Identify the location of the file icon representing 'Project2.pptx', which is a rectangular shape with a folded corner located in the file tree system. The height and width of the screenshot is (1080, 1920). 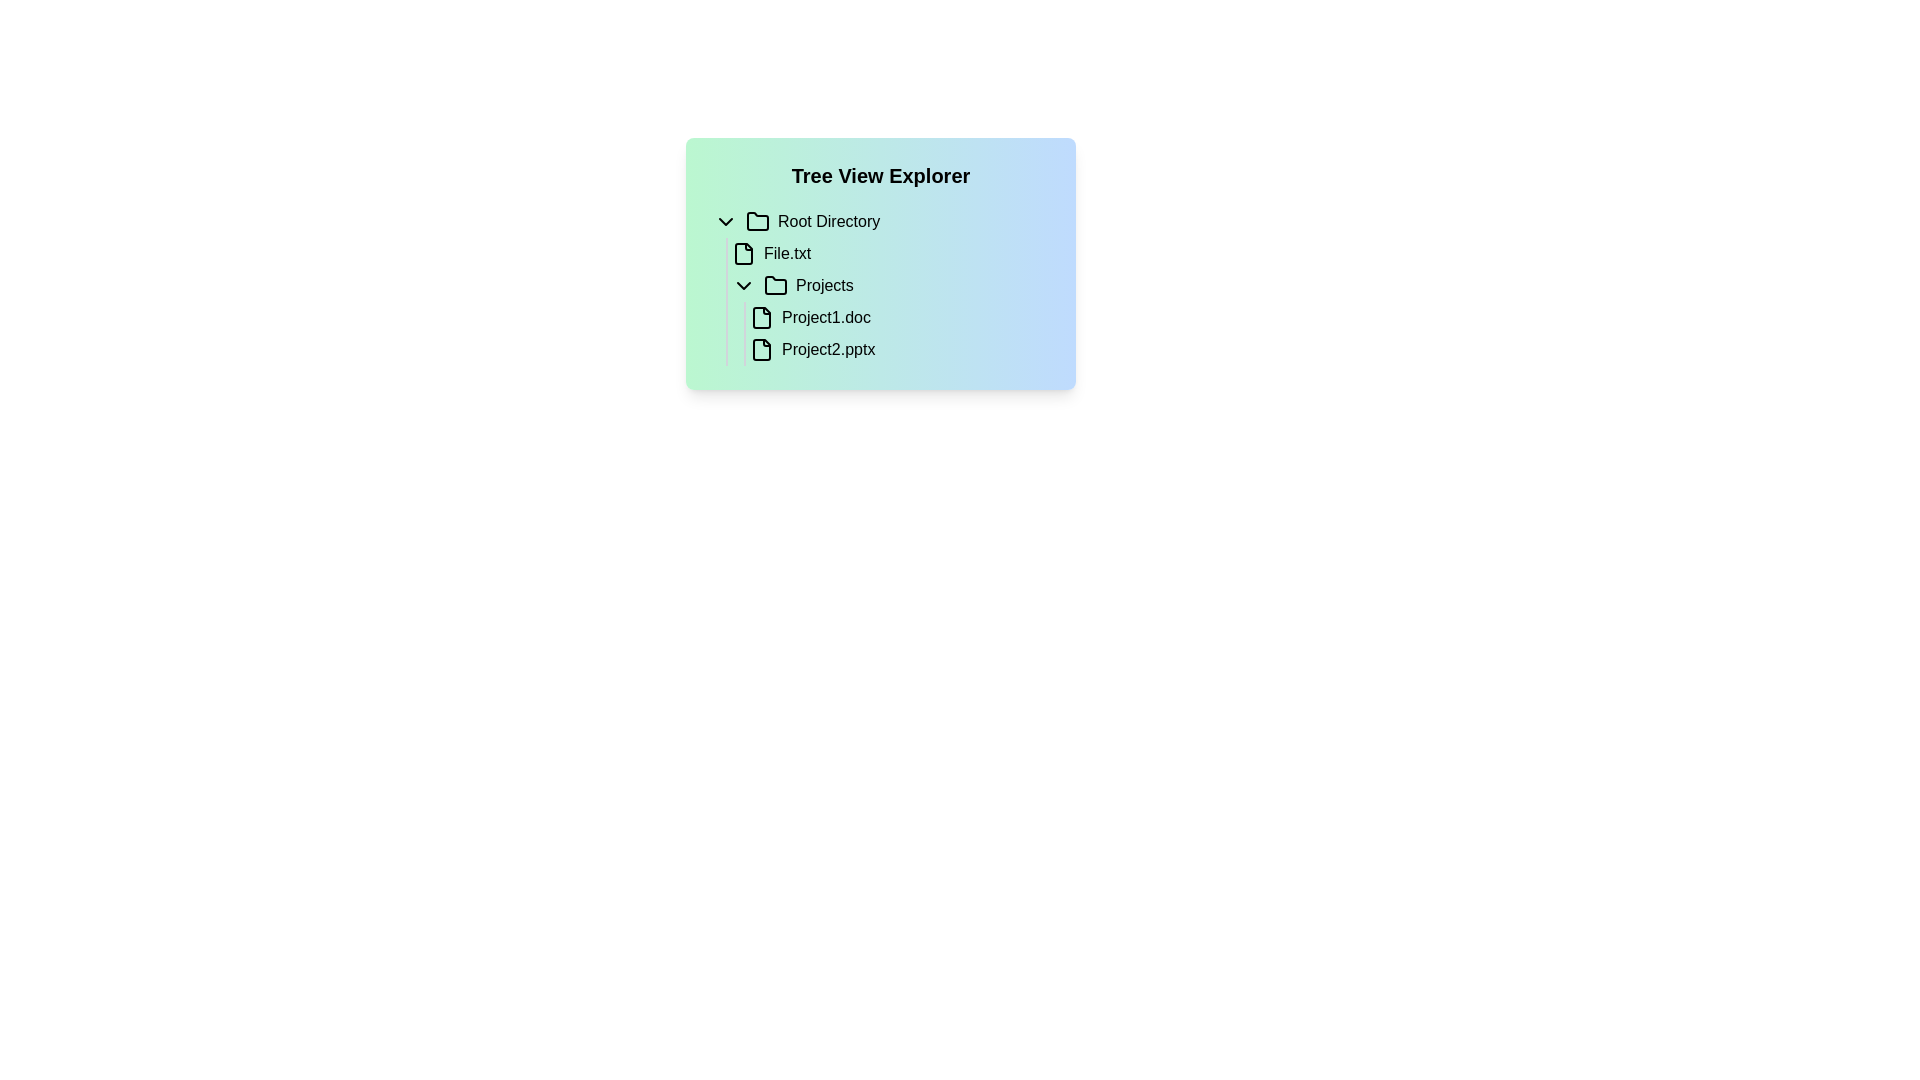
(761, 349).